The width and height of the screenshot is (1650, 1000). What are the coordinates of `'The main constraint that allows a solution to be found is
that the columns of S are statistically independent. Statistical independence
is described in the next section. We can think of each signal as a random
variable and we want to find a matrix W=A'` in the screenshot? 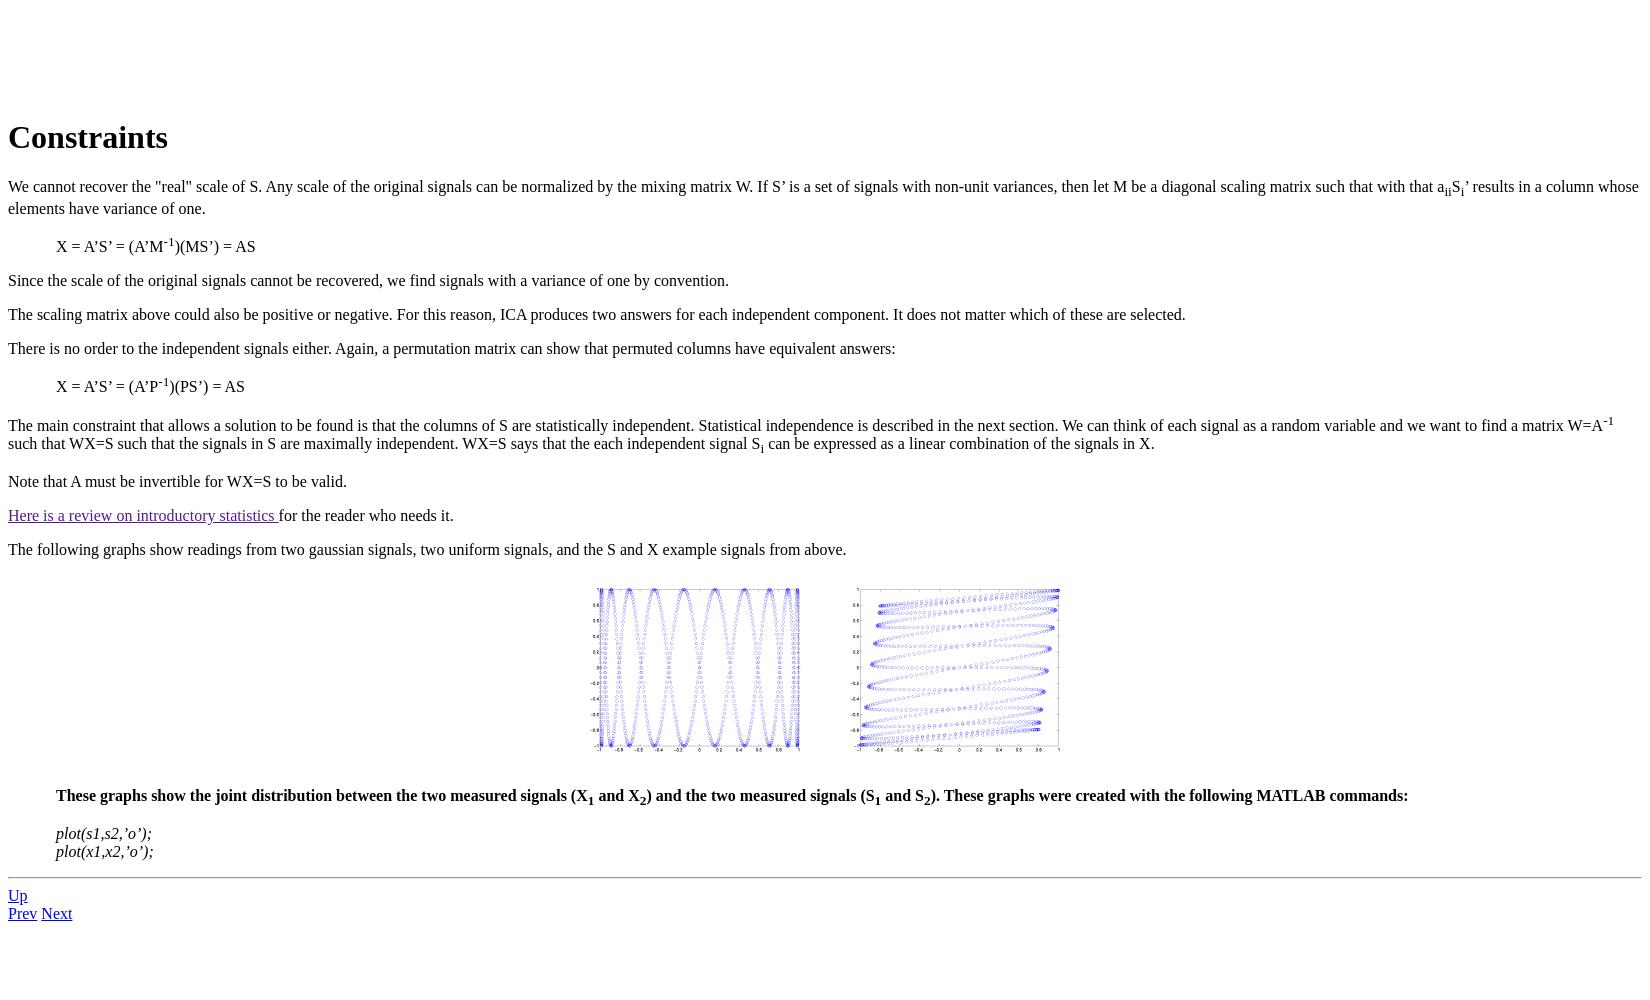 It's located at (7, 425).